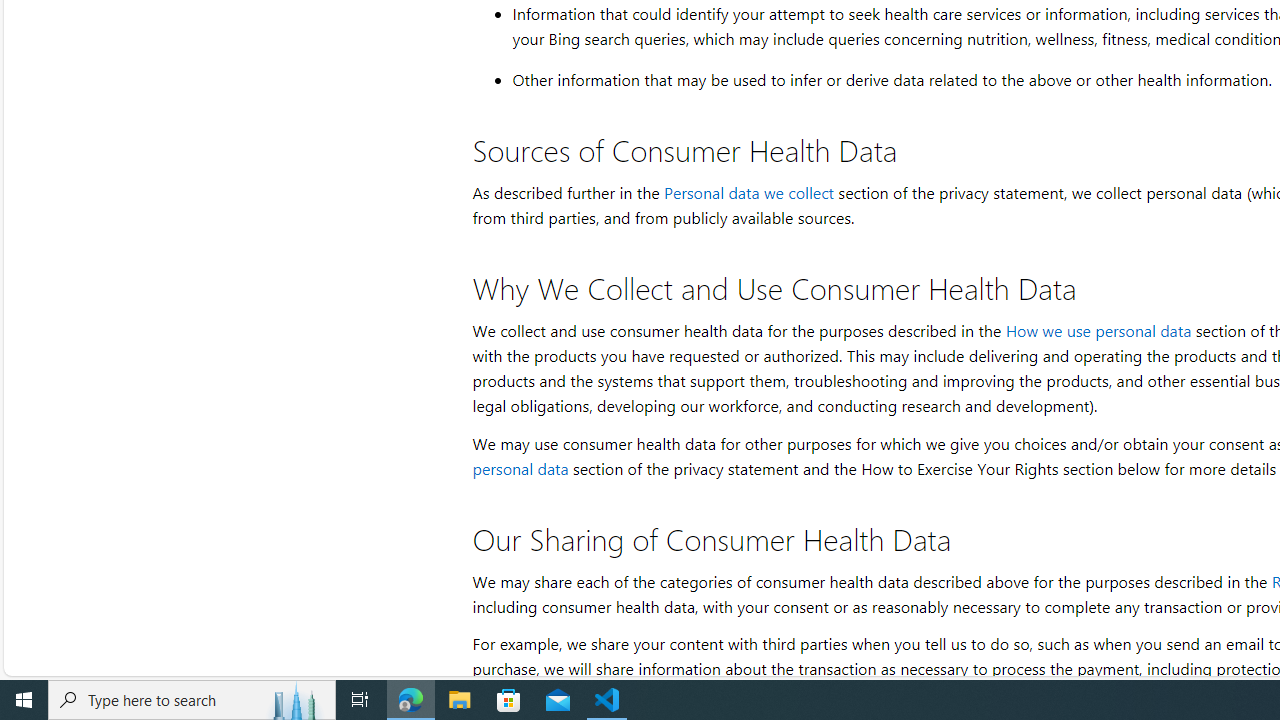  What do you see at coordinates (1097, 329) in the screenshot?
I see `'How we use personal data'` at bounding box center [1097, 329].